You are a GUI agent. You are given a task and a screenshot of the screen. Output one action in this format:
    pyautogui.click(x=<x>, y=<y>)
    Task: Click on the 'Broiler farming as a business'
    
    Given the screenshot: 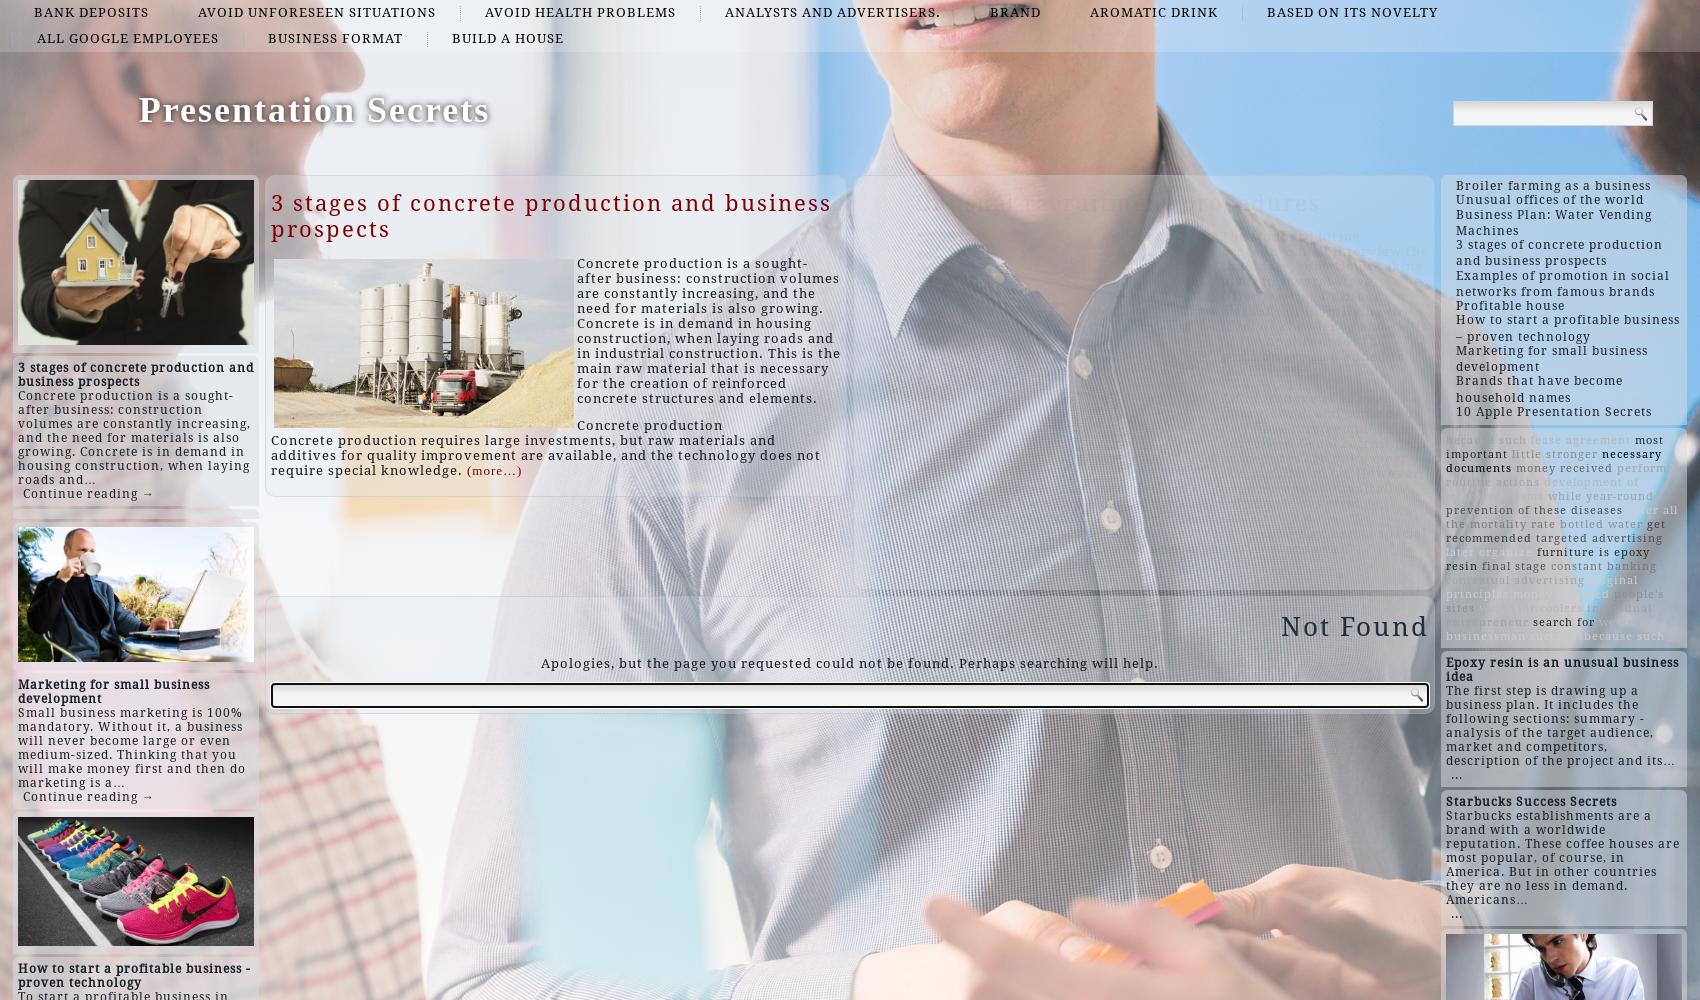 What is the action you would take?
    pyautogui.click(x=1553, y=186)
    